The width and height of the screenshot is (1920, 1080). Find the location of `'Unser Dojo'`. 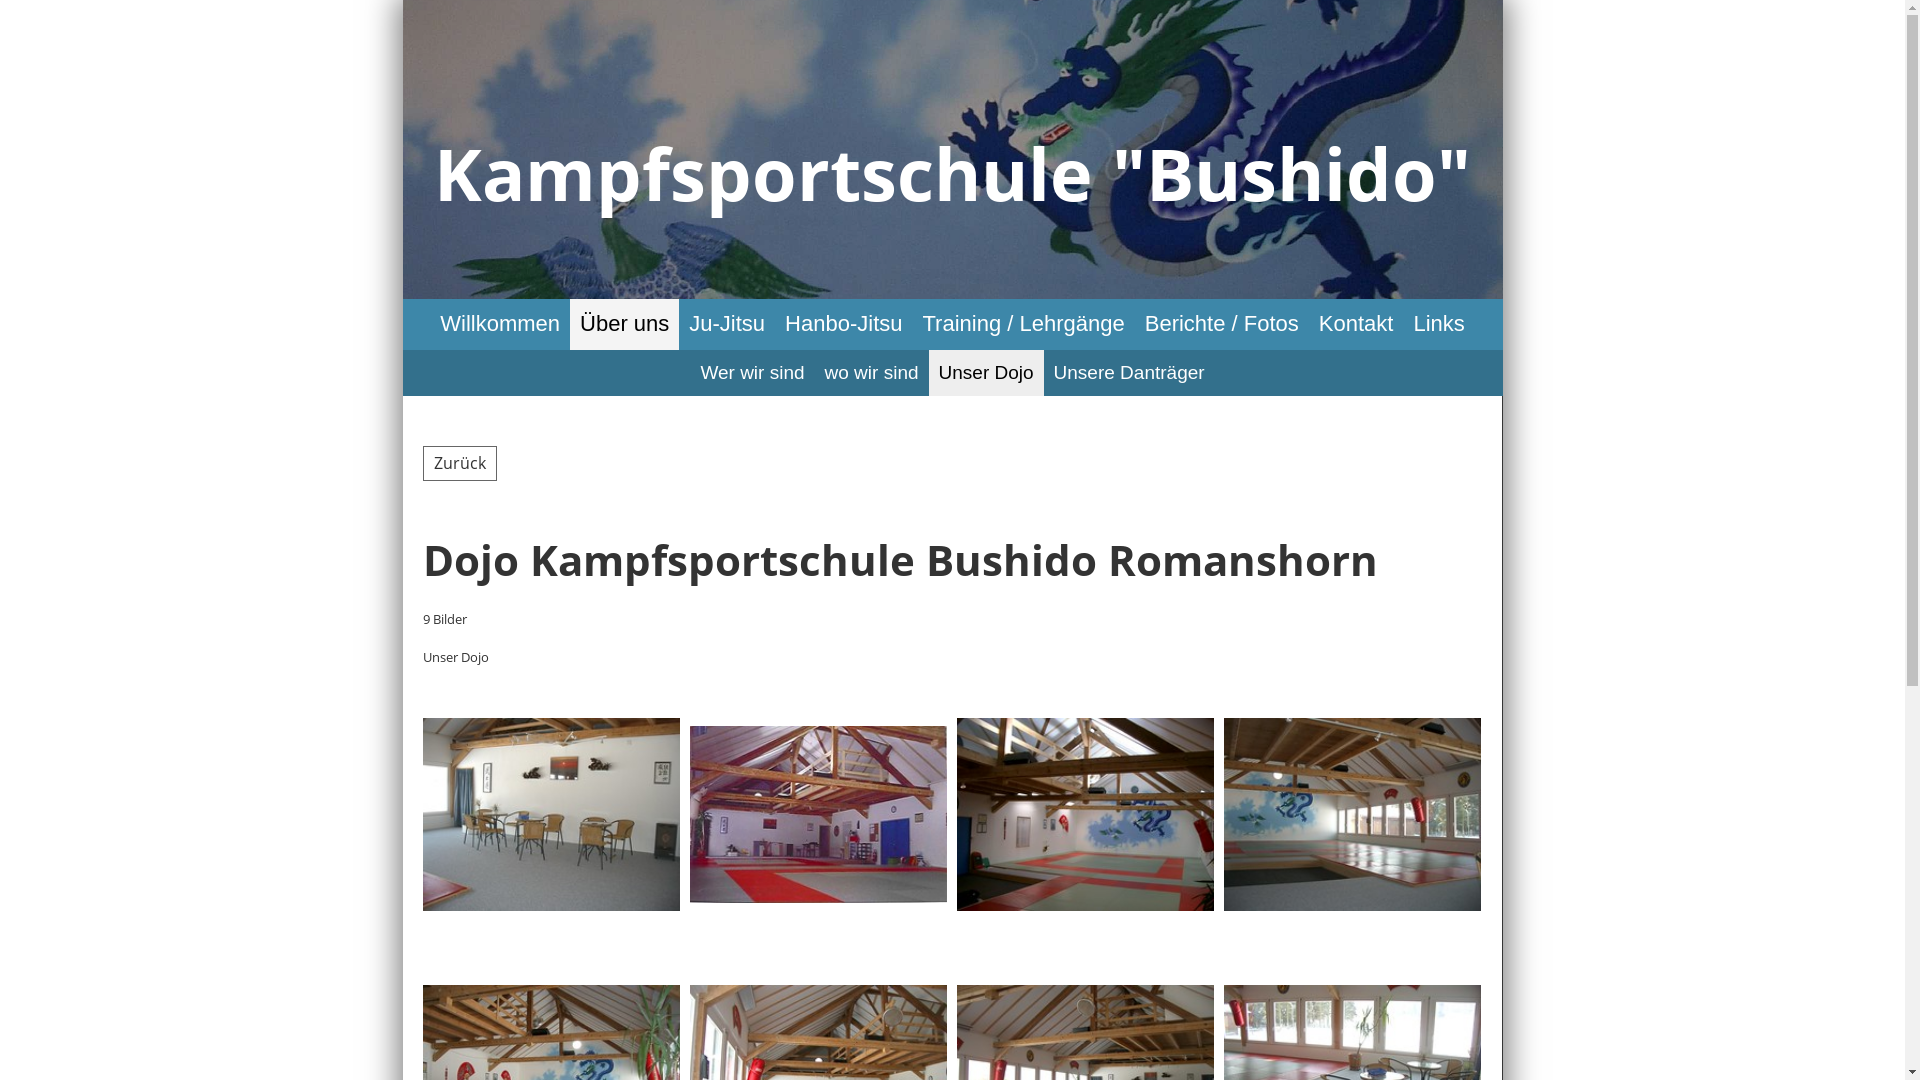

'Unser Dojo' is located at coordinates (986, 373).